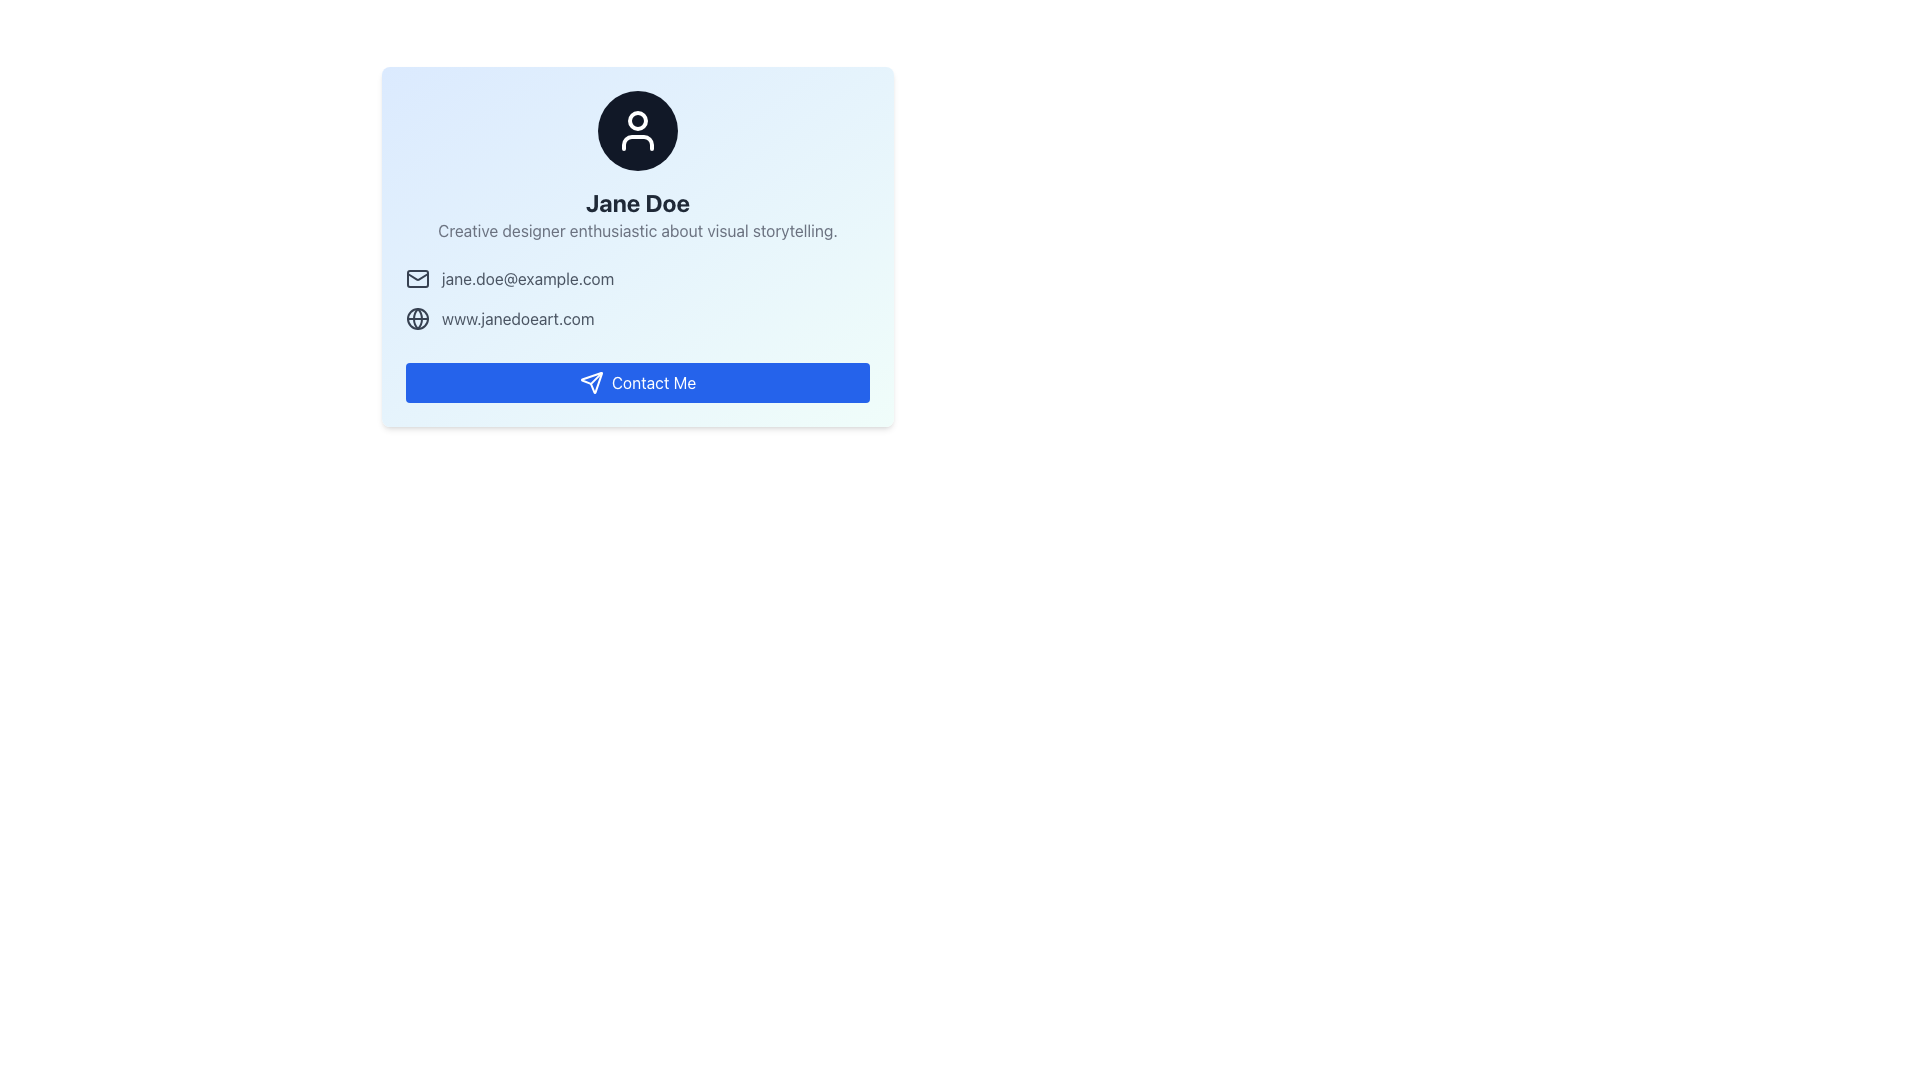 The image size is (1920, 1080). I want to click on the small circle representing the profile picture icon, which is located at the center of the user card above the text content, so click(637, 120).